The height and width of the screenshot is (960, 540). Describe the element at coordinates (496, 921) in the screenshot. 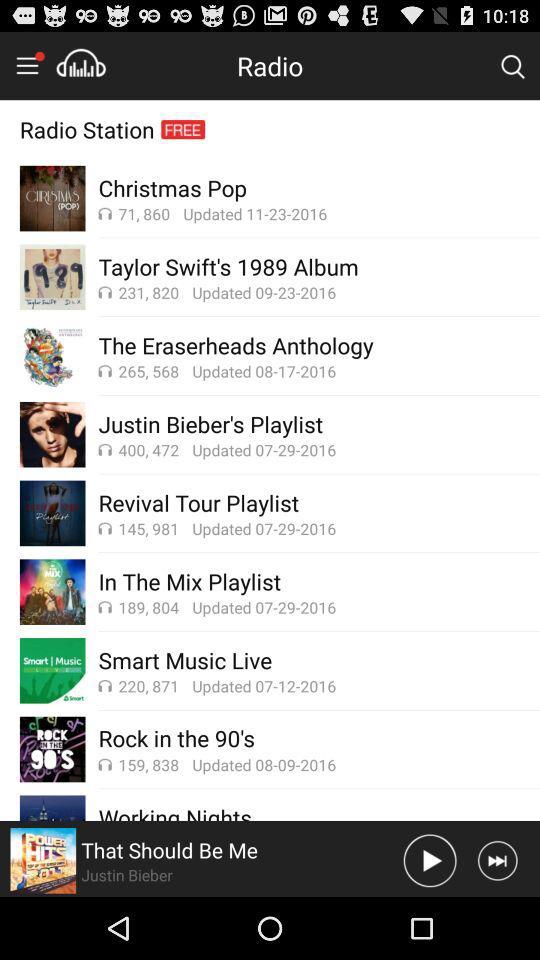

I see `the skip_next icon` at that location.